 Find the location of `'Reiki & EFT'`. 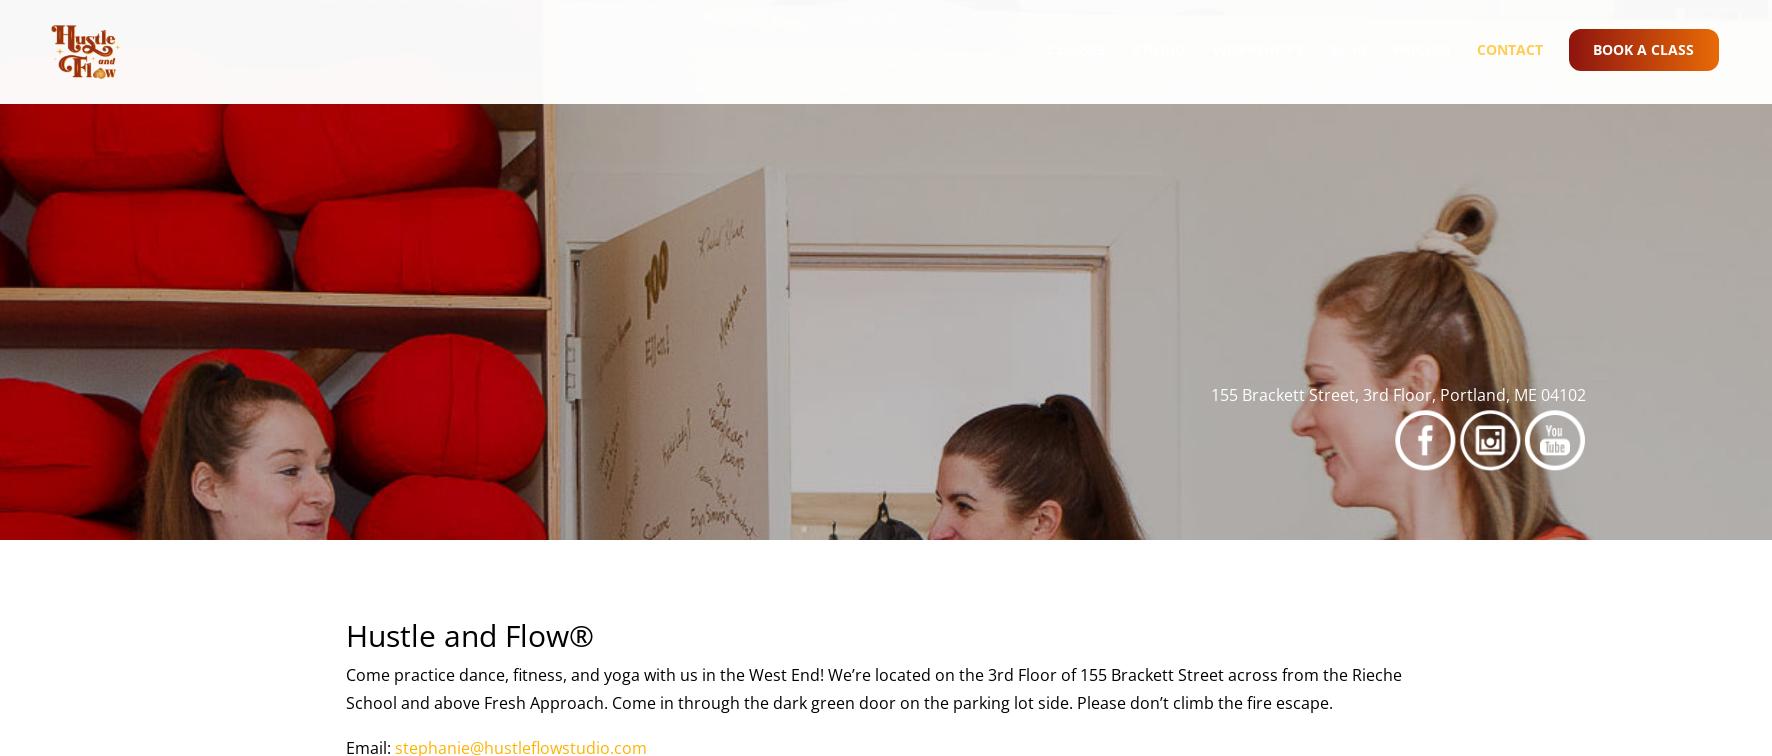

'Reiki & EFT' is located at coordinates (1086, 284).